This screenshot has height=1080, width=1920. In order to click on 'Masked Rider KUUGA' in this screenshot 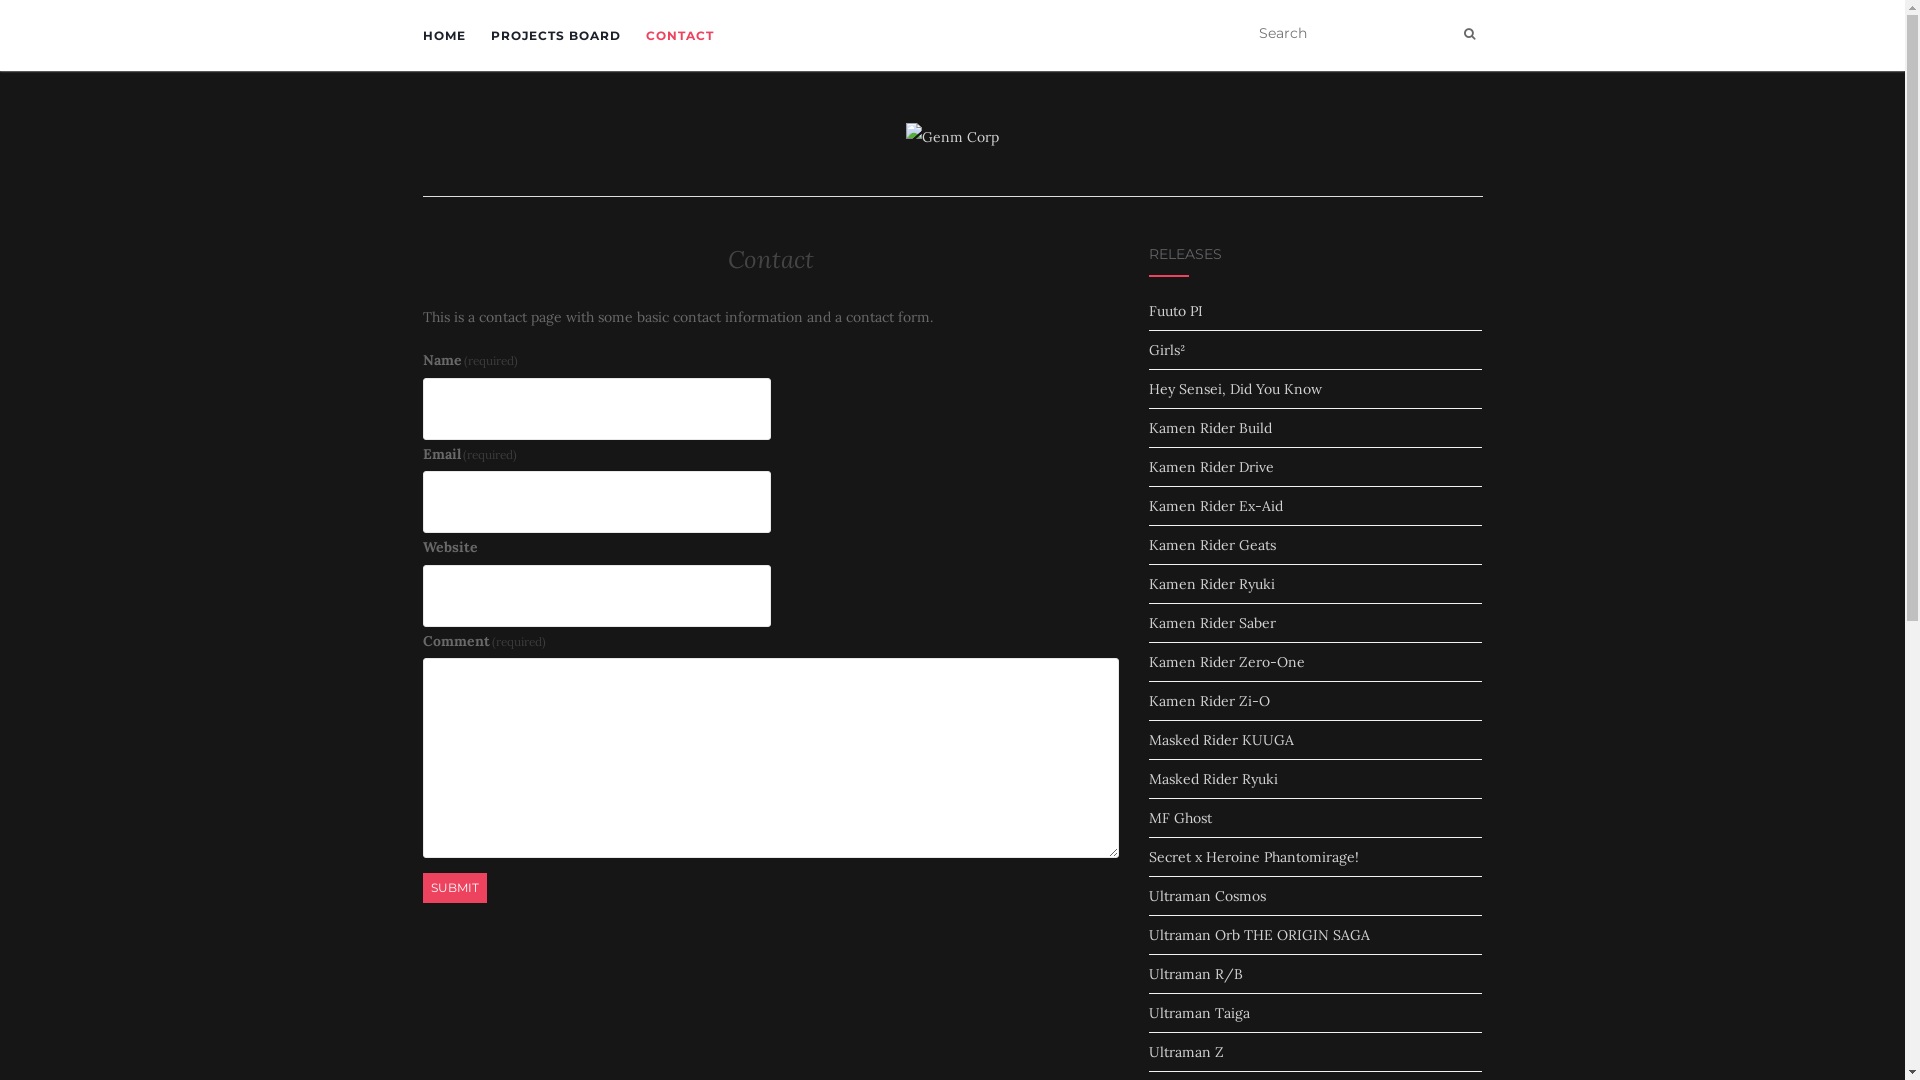, I will do `click(1220, 740)`.